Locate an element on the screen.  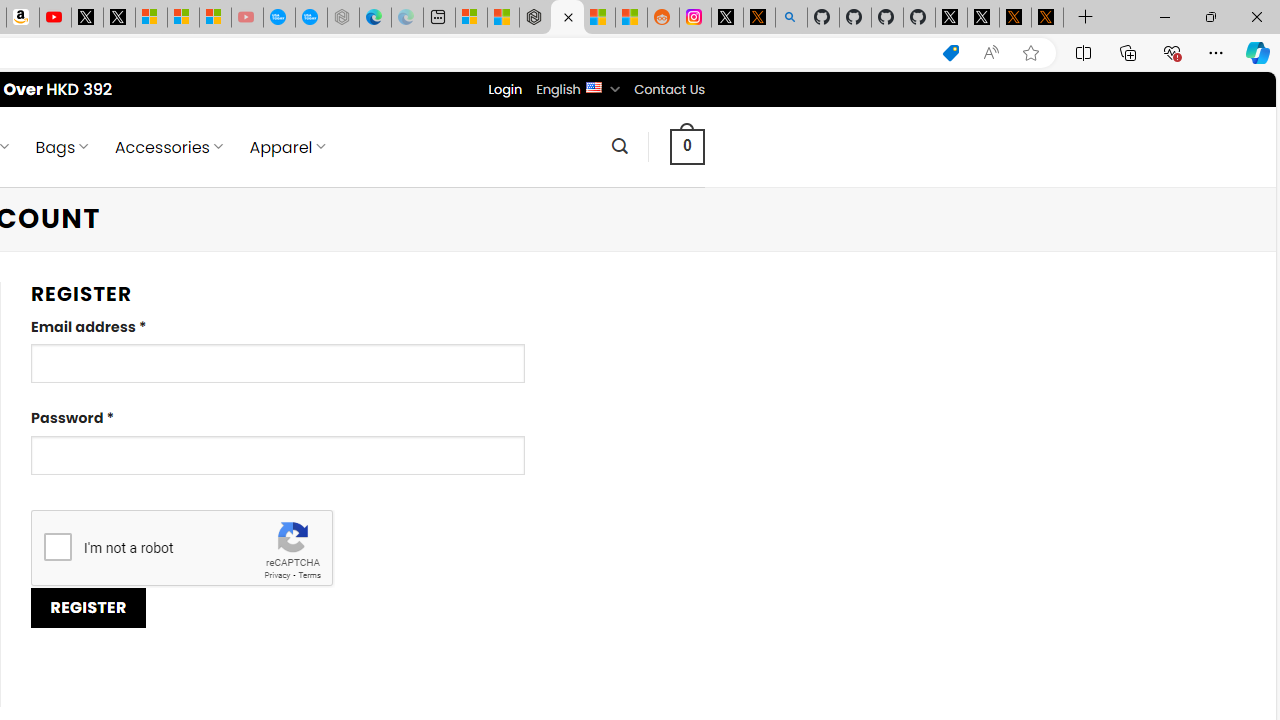
'X Privacy Policy' is located at coordinates (1046, 17).